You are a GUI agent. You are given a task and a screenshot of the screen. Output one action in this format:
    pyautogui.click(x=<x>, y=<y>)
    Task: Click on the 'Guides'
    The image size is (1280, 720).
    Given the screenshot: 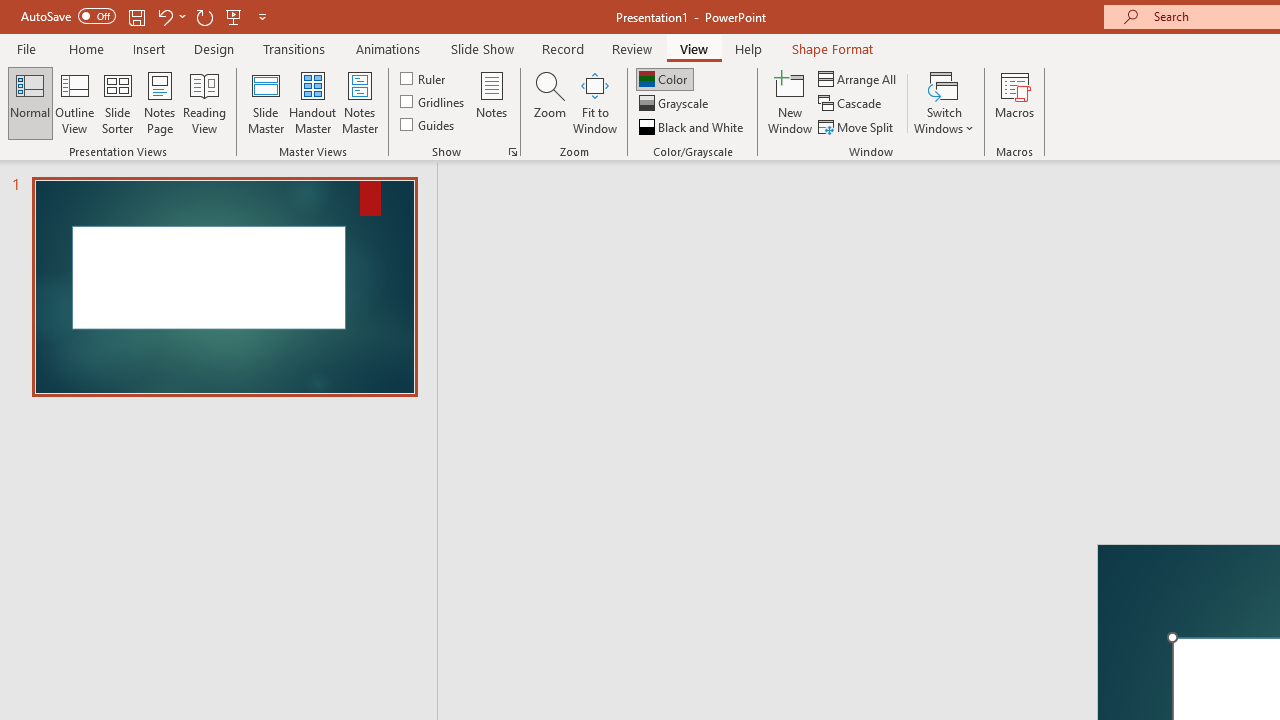 What is the action you would take?
    pyautogui.click(x=427, y=124)
    